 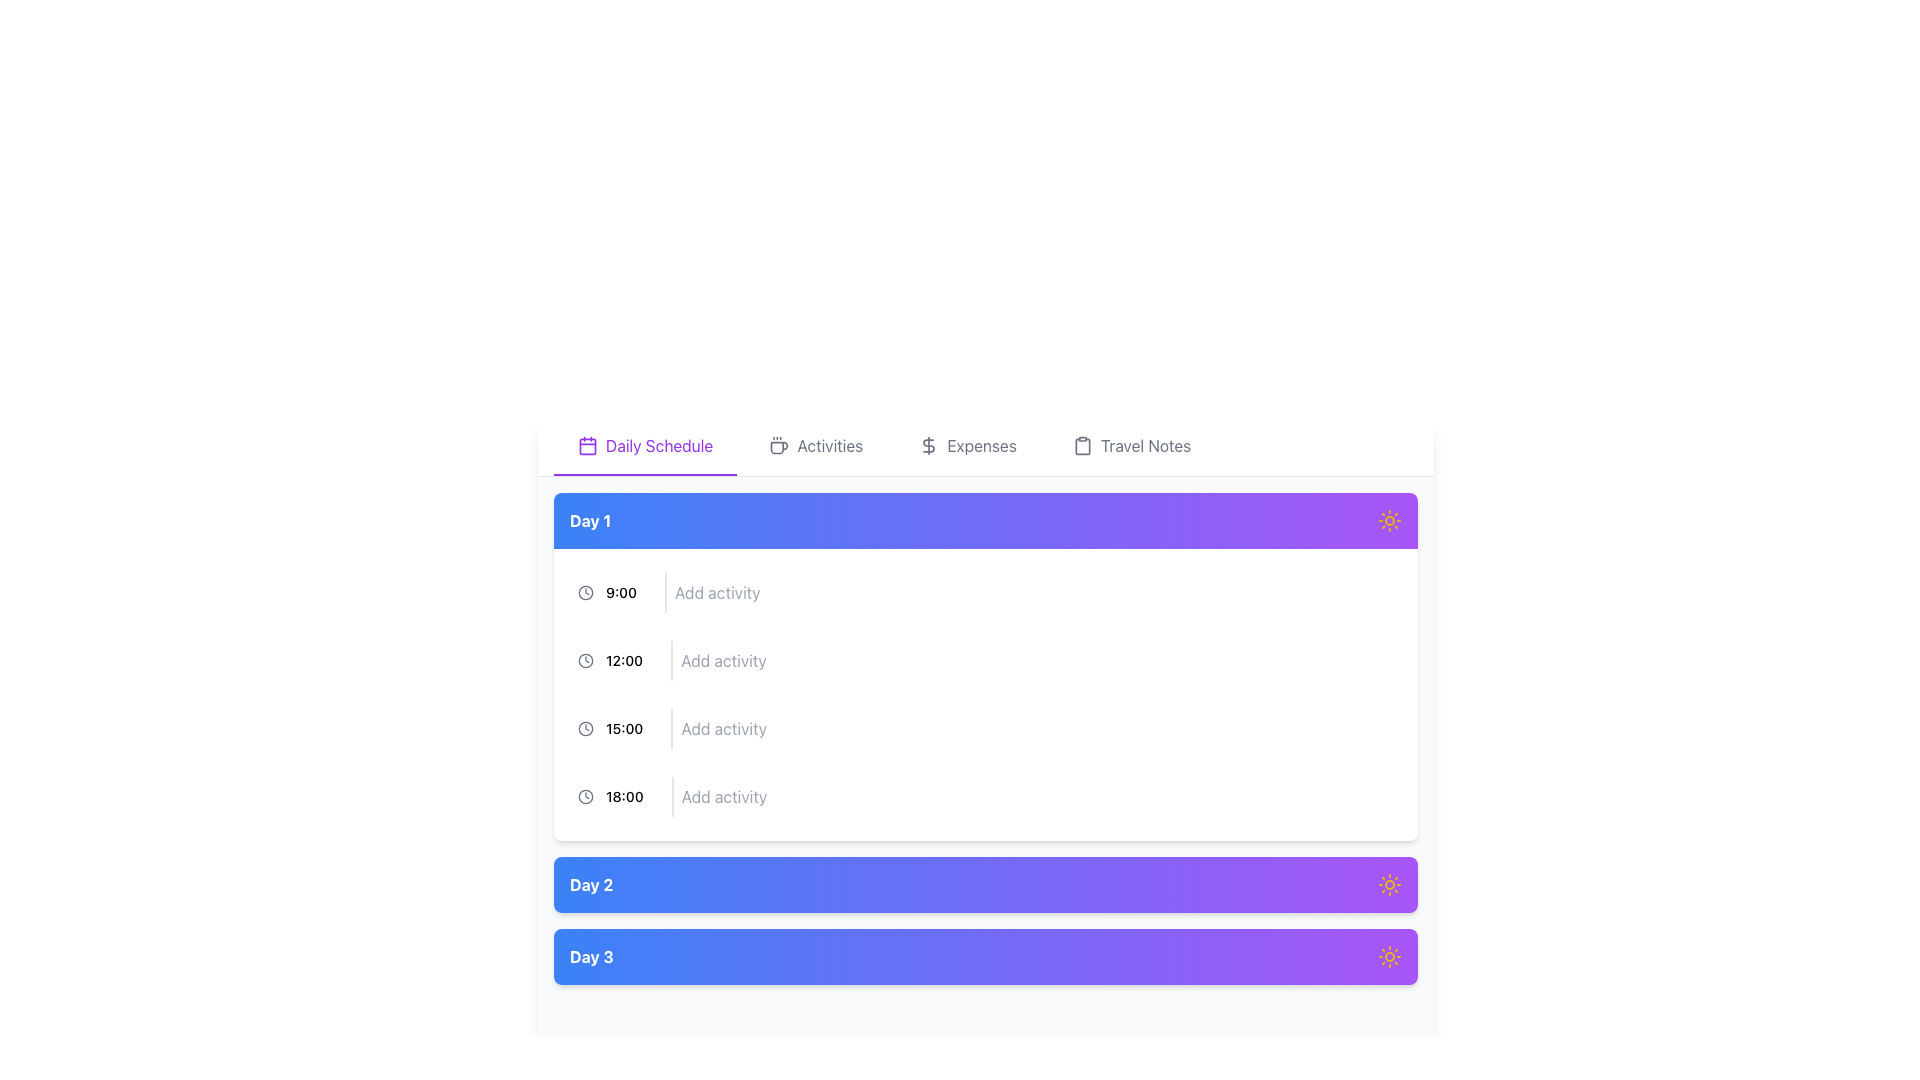 What do you see at coordinates (584, 729) in the screenshot?
I see `the outermost circle of the clock icon in the '15:00' row of the 'Day 1' section in the schedule planner interface` at bounding box center [584, 729].